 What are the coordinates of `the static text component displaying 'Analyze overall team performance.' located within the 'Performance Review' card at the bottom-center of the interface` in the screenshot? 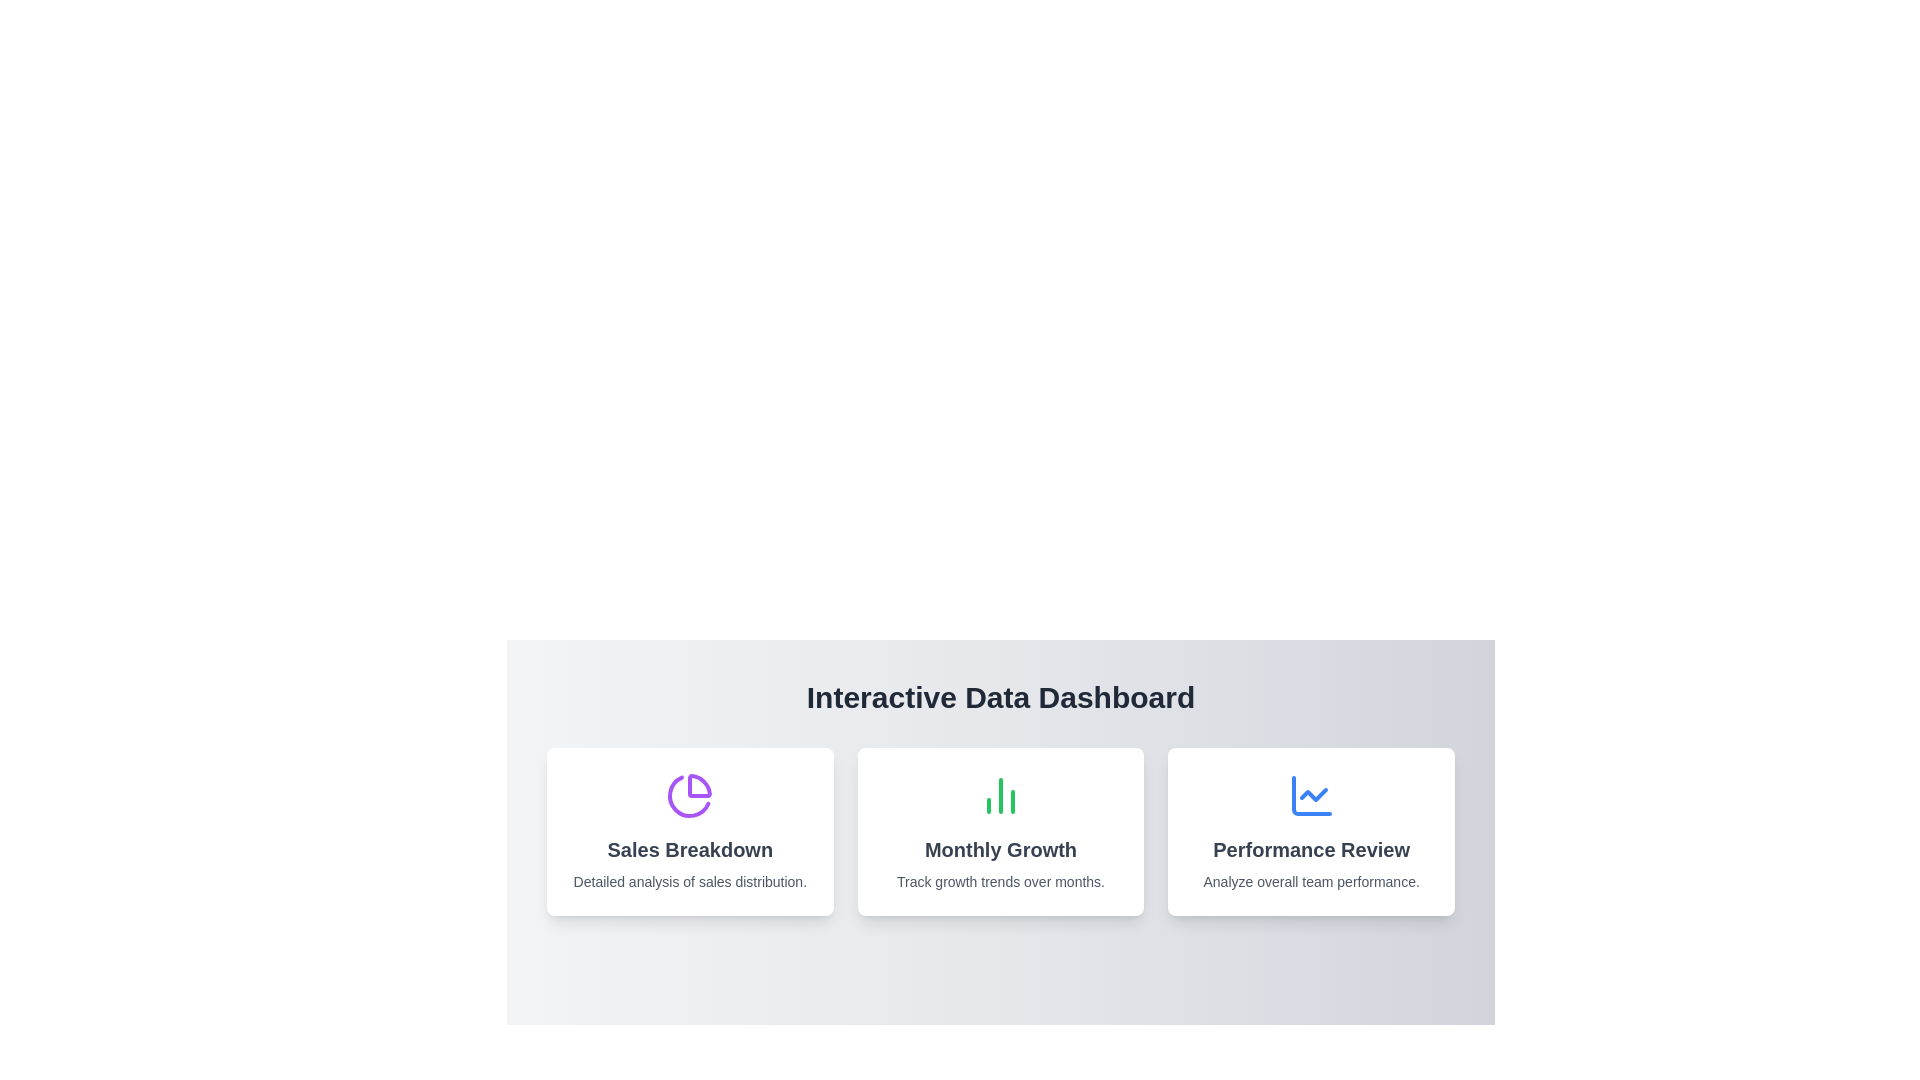 It's located at (1311, 881).